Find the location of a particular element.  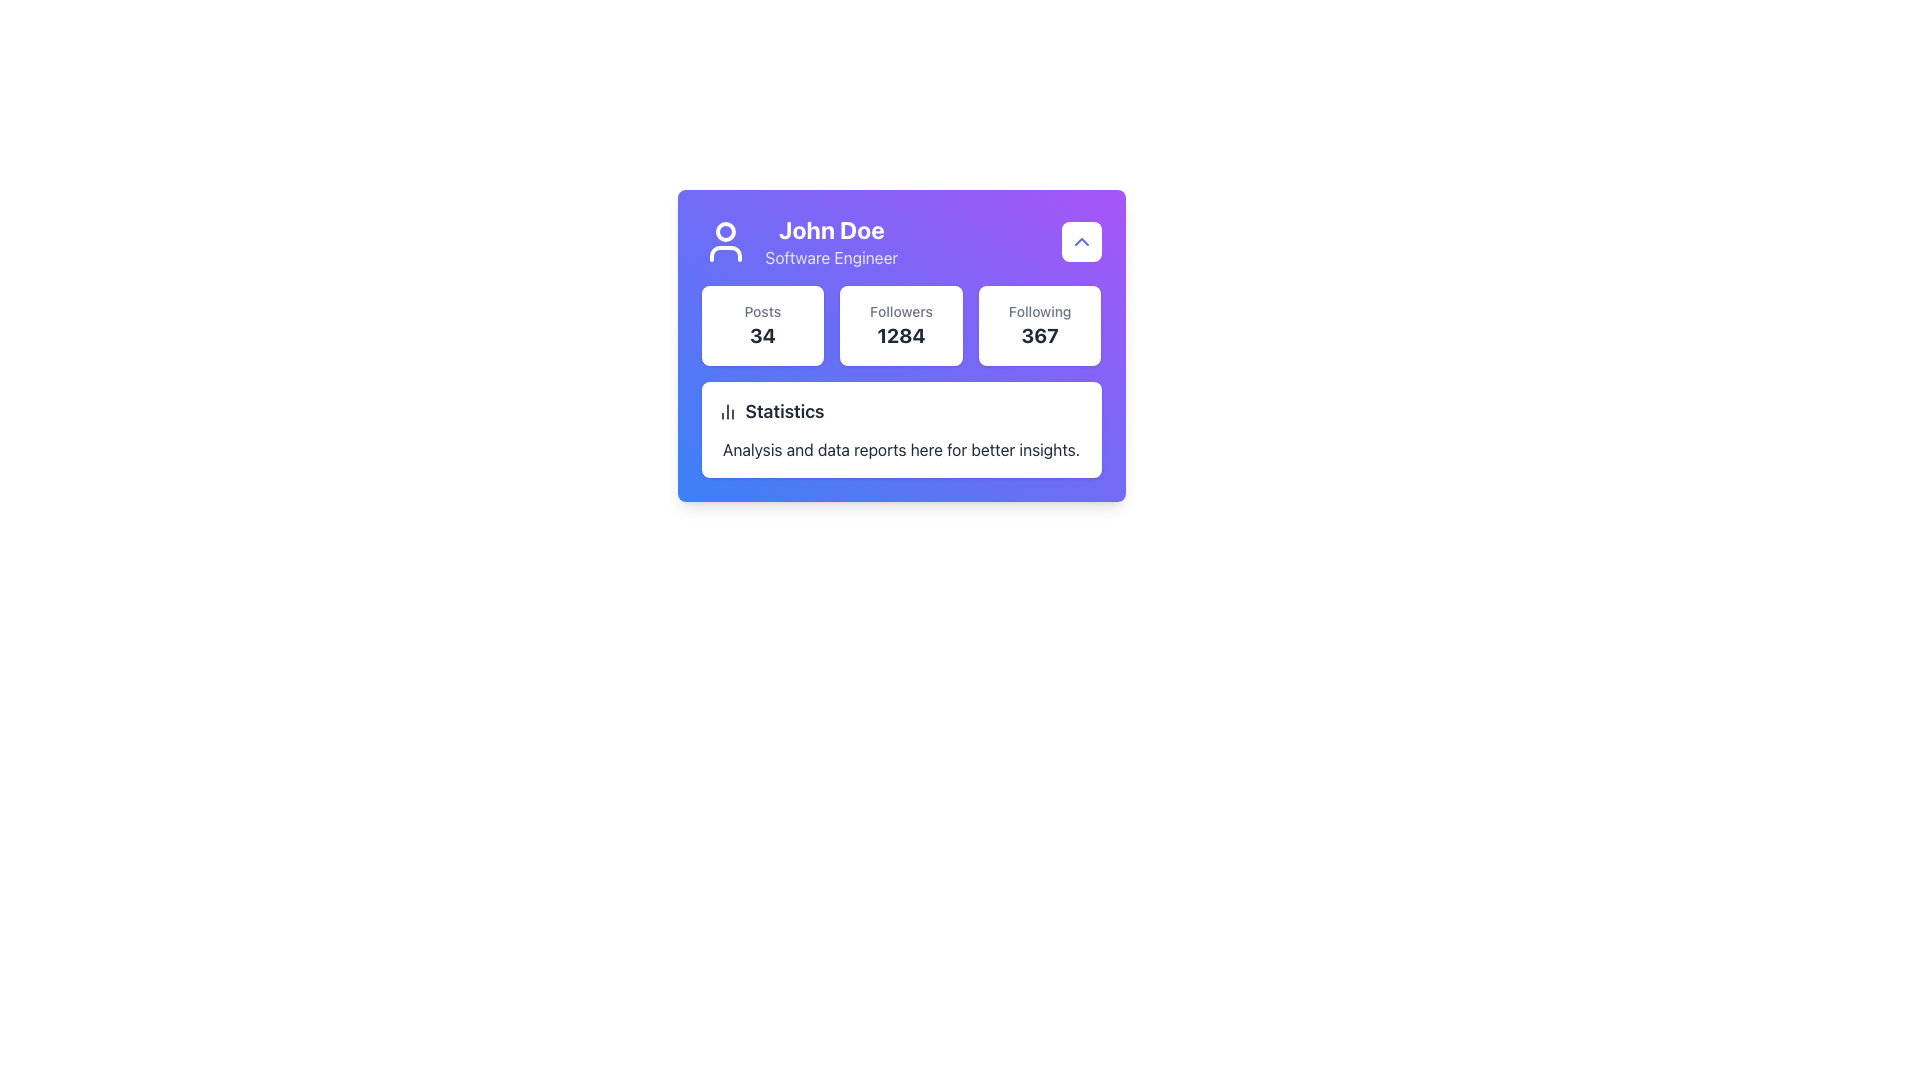

the Statistical Display Card that displays 'Followers' with the number '1284' in bold black font is located at coordinates (900, 325).